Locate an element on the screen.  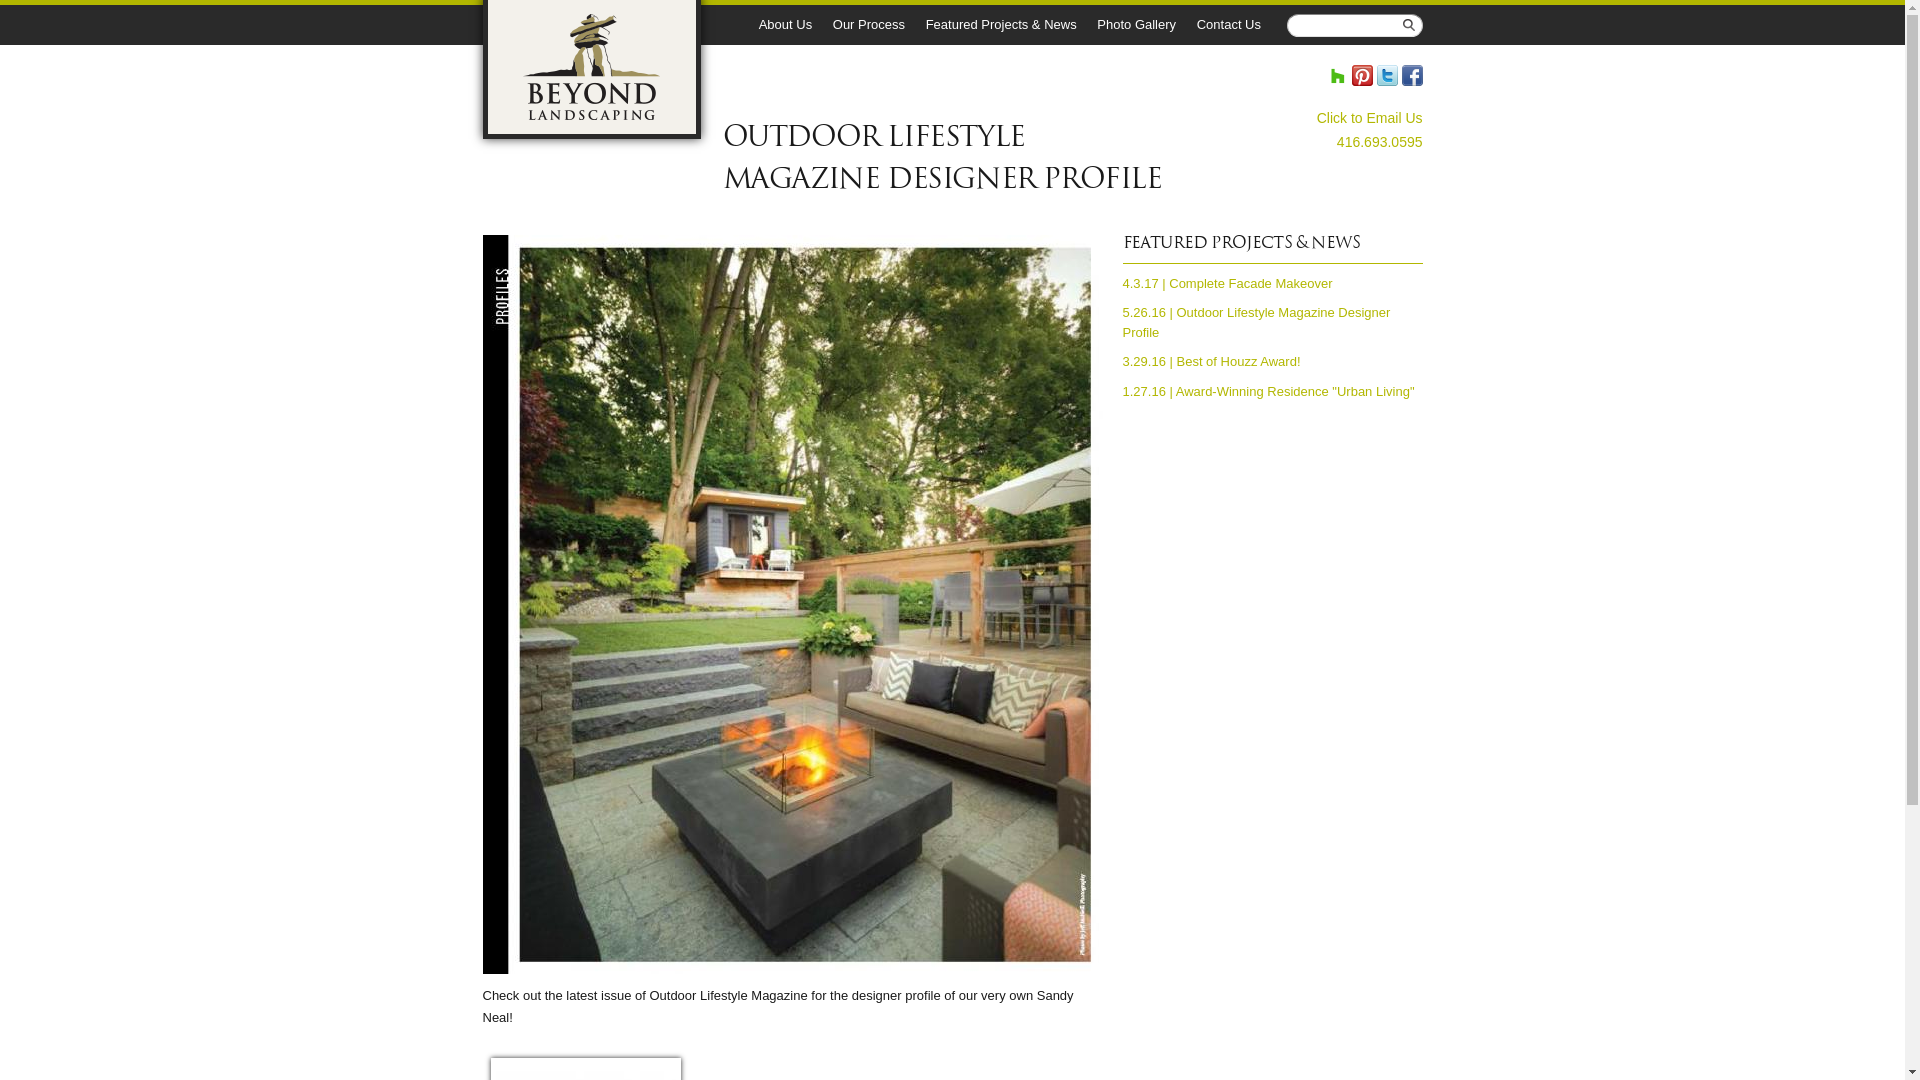
'Skip to main content' is located at coordinates (914, 2).